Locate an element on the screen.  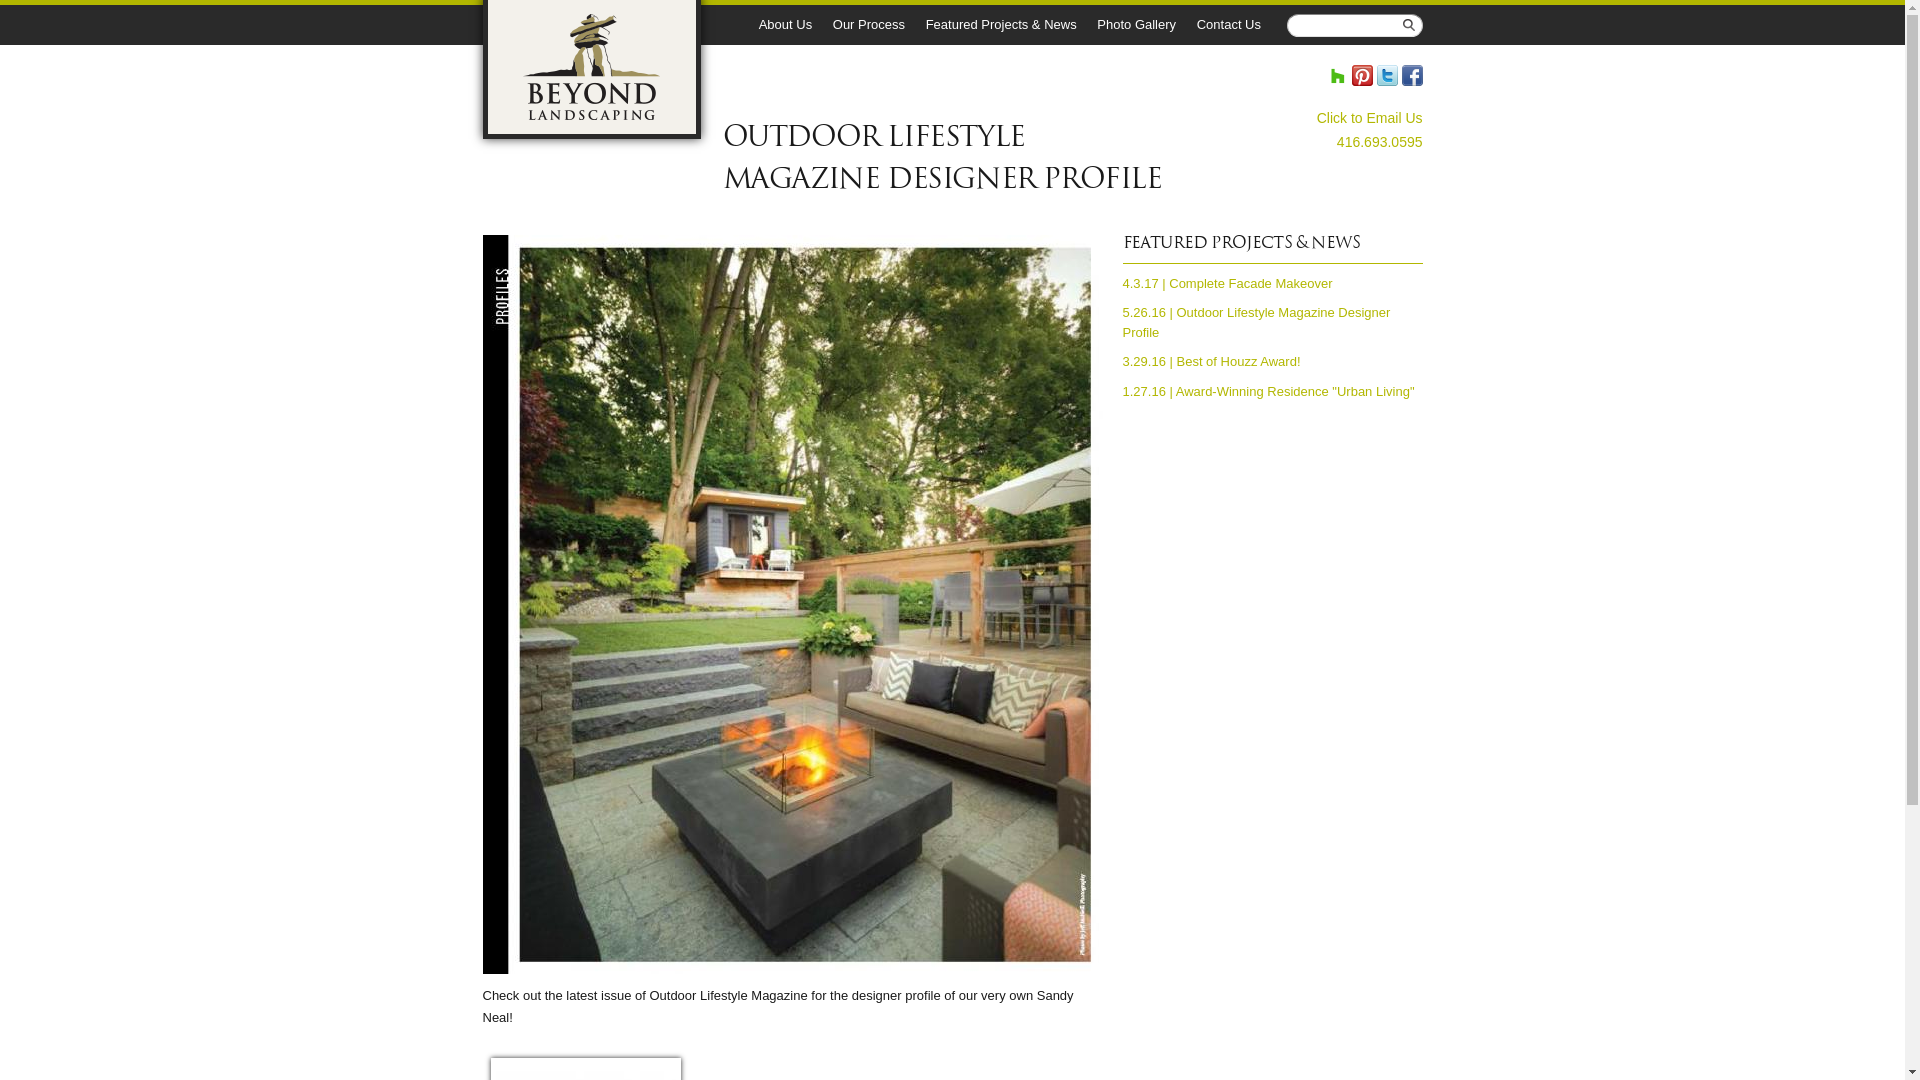
'Skip to main content' is located at coordinates (914, 2).